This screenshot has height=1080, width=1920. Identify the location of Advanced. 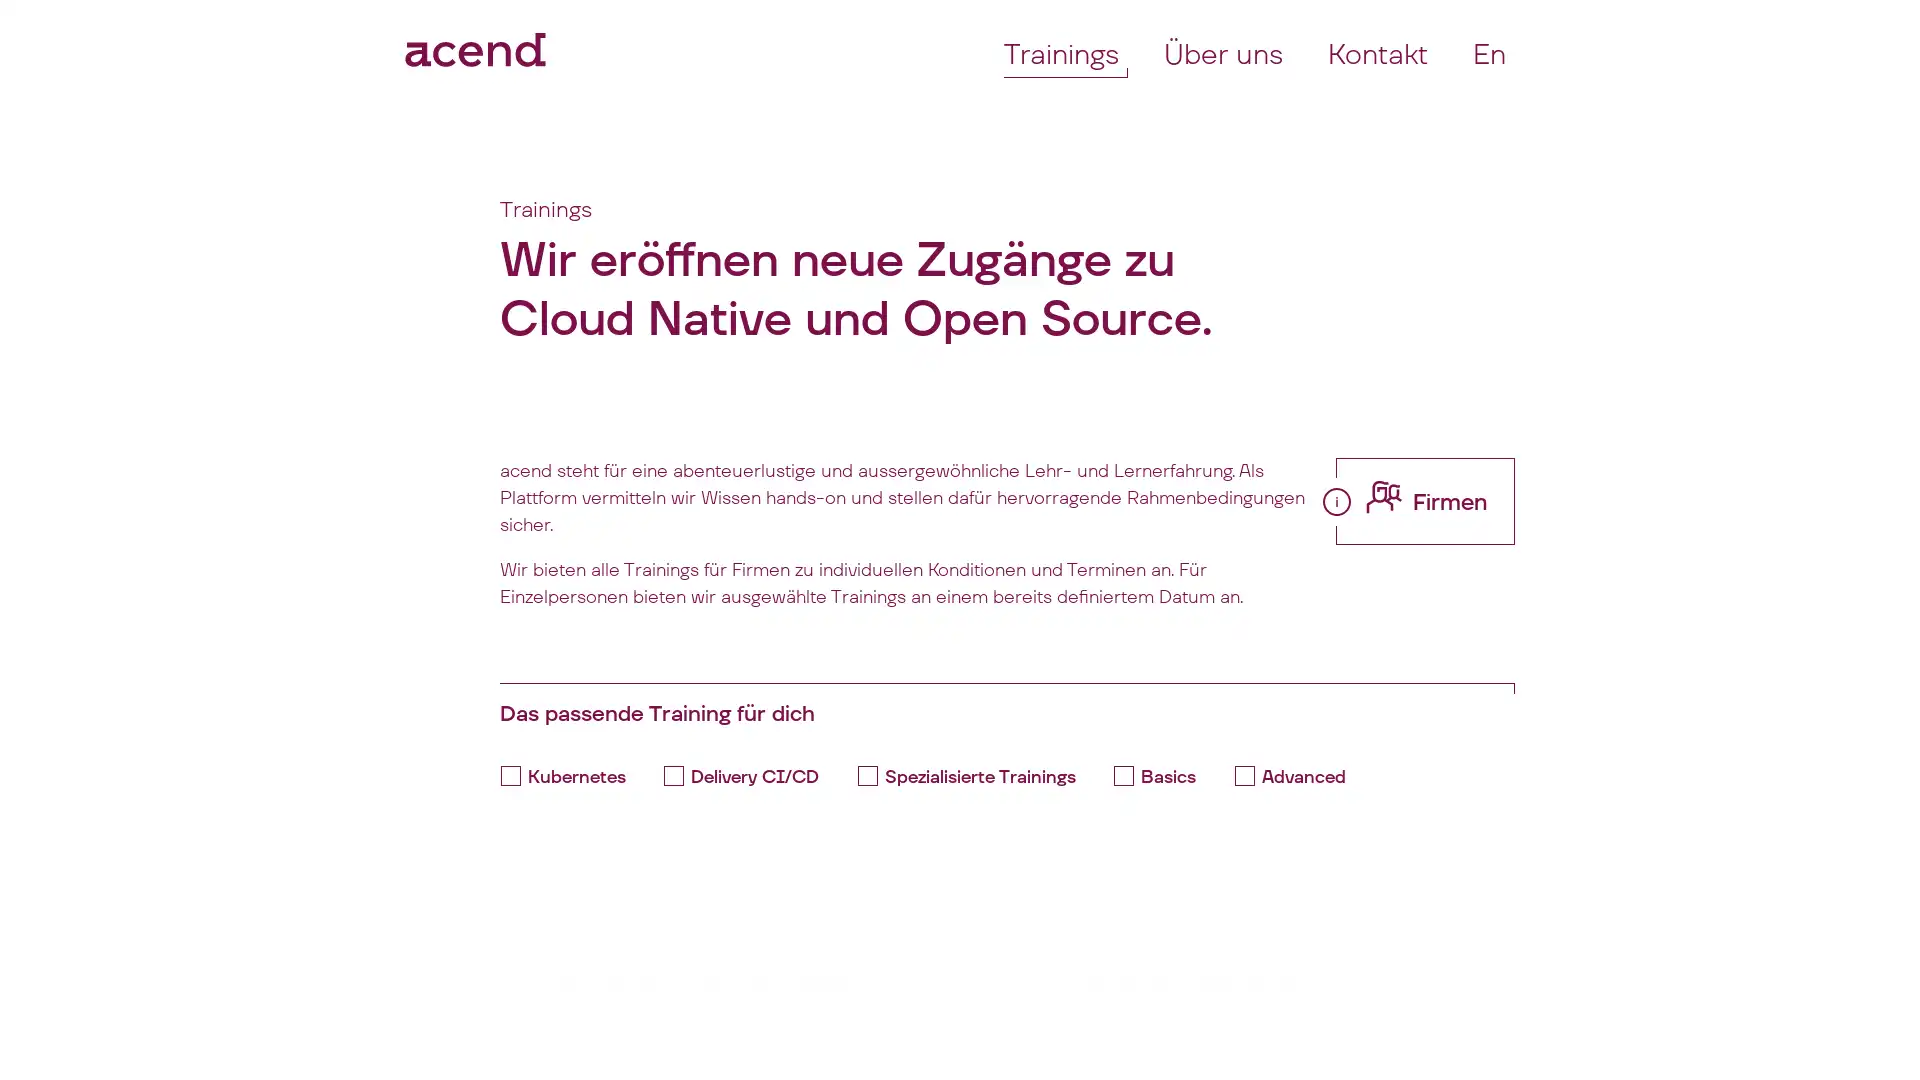
(1296, 775).